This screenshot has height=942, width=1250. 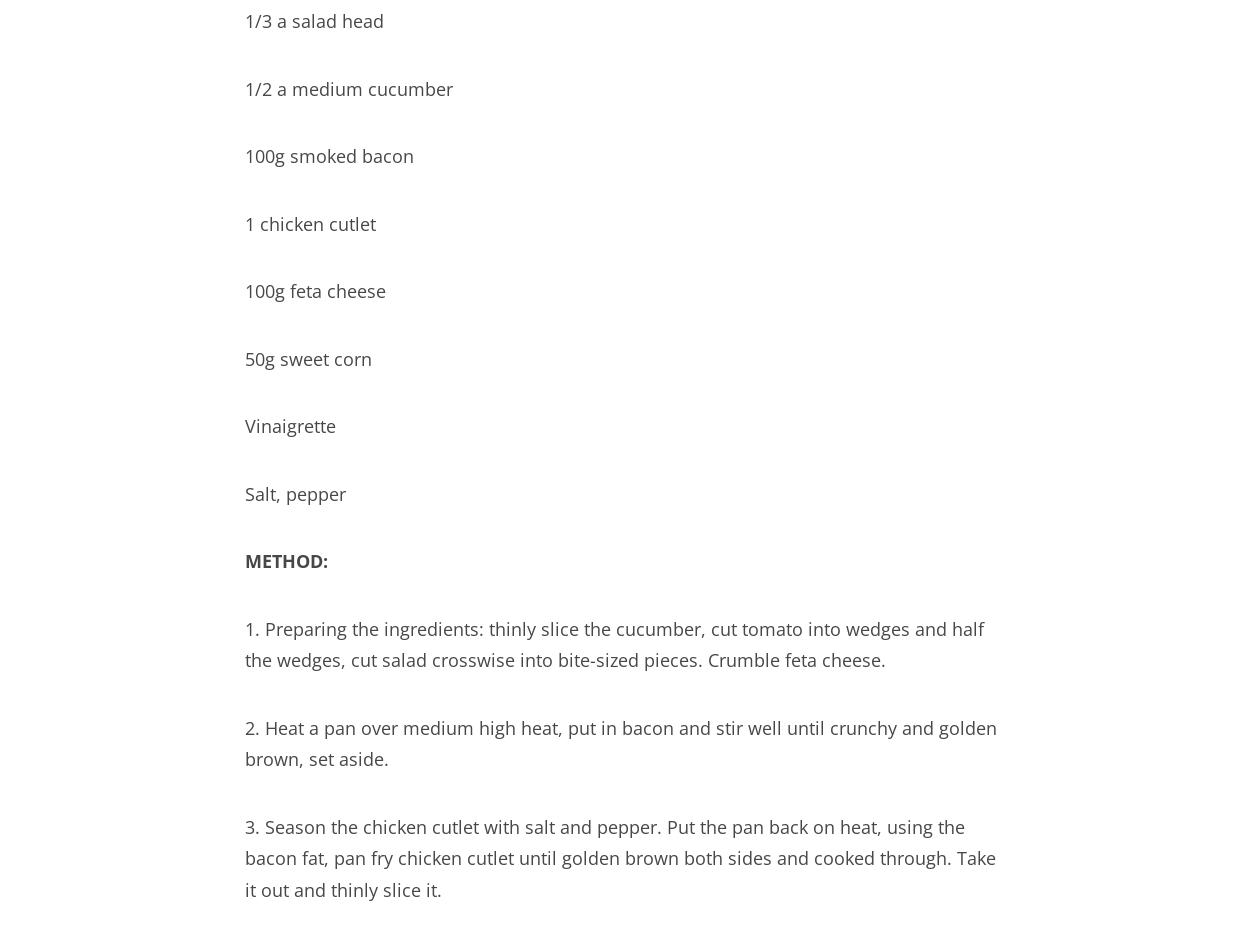 I want to click on 'Vinaigrette', so click(x=244, y=424).